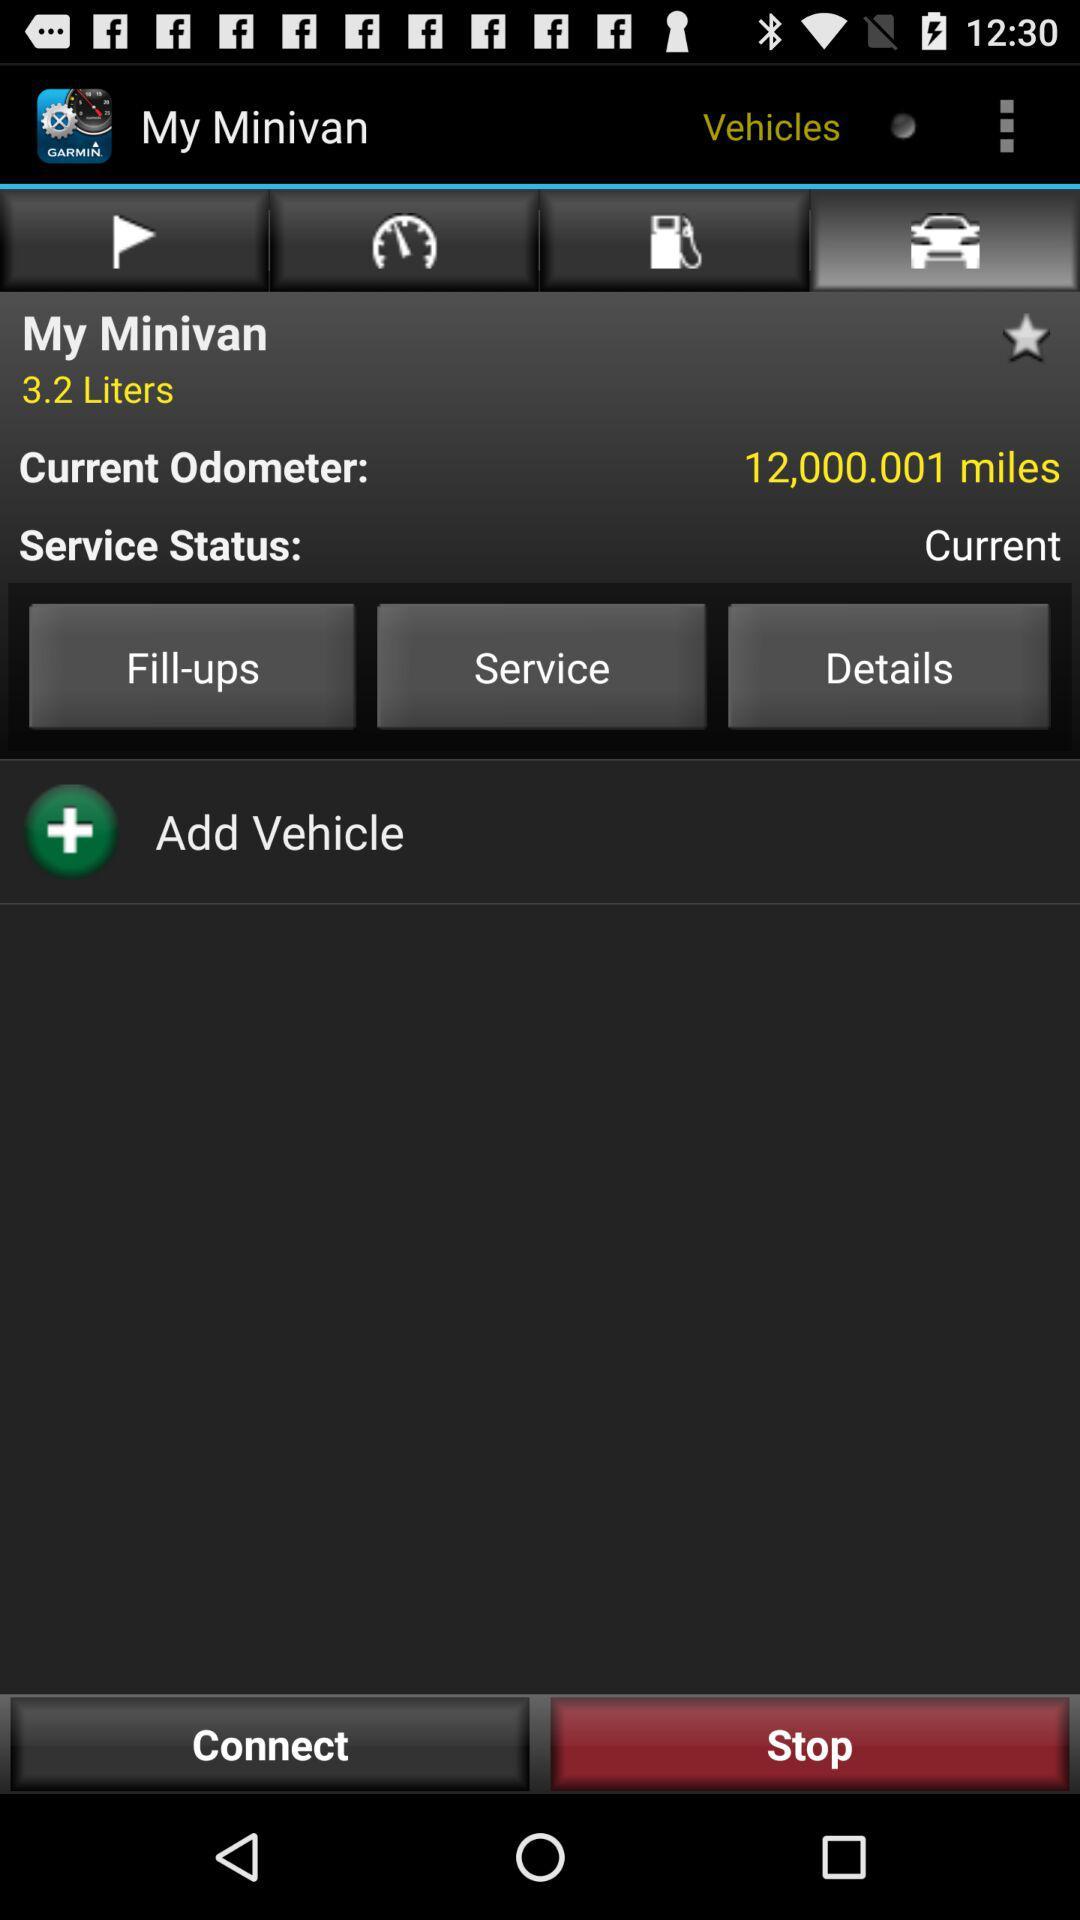 Image resolution: width=1080 pixels, height=1920 pixels. What do you see at coordinates (315, 543) in the screenshot?
I see `the item to the left of current item` at bounding box center [315, 543].